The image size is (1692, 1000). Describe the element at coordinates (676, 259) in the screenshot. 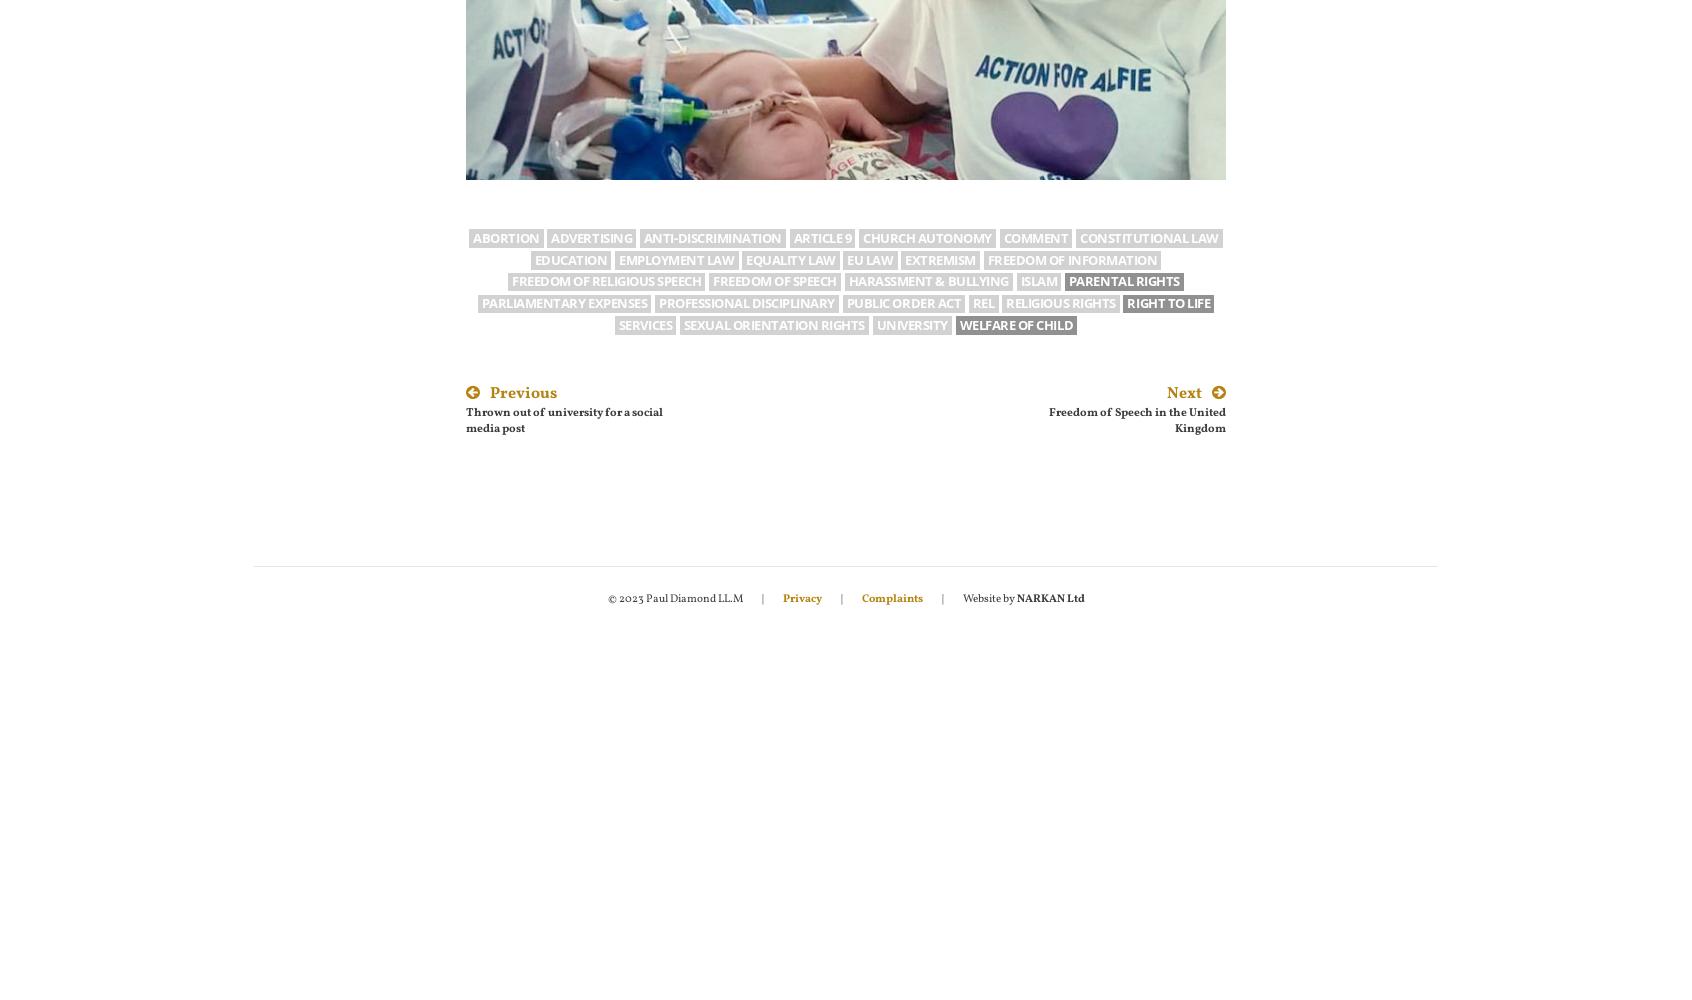

I see `'Employment law'` at that location.